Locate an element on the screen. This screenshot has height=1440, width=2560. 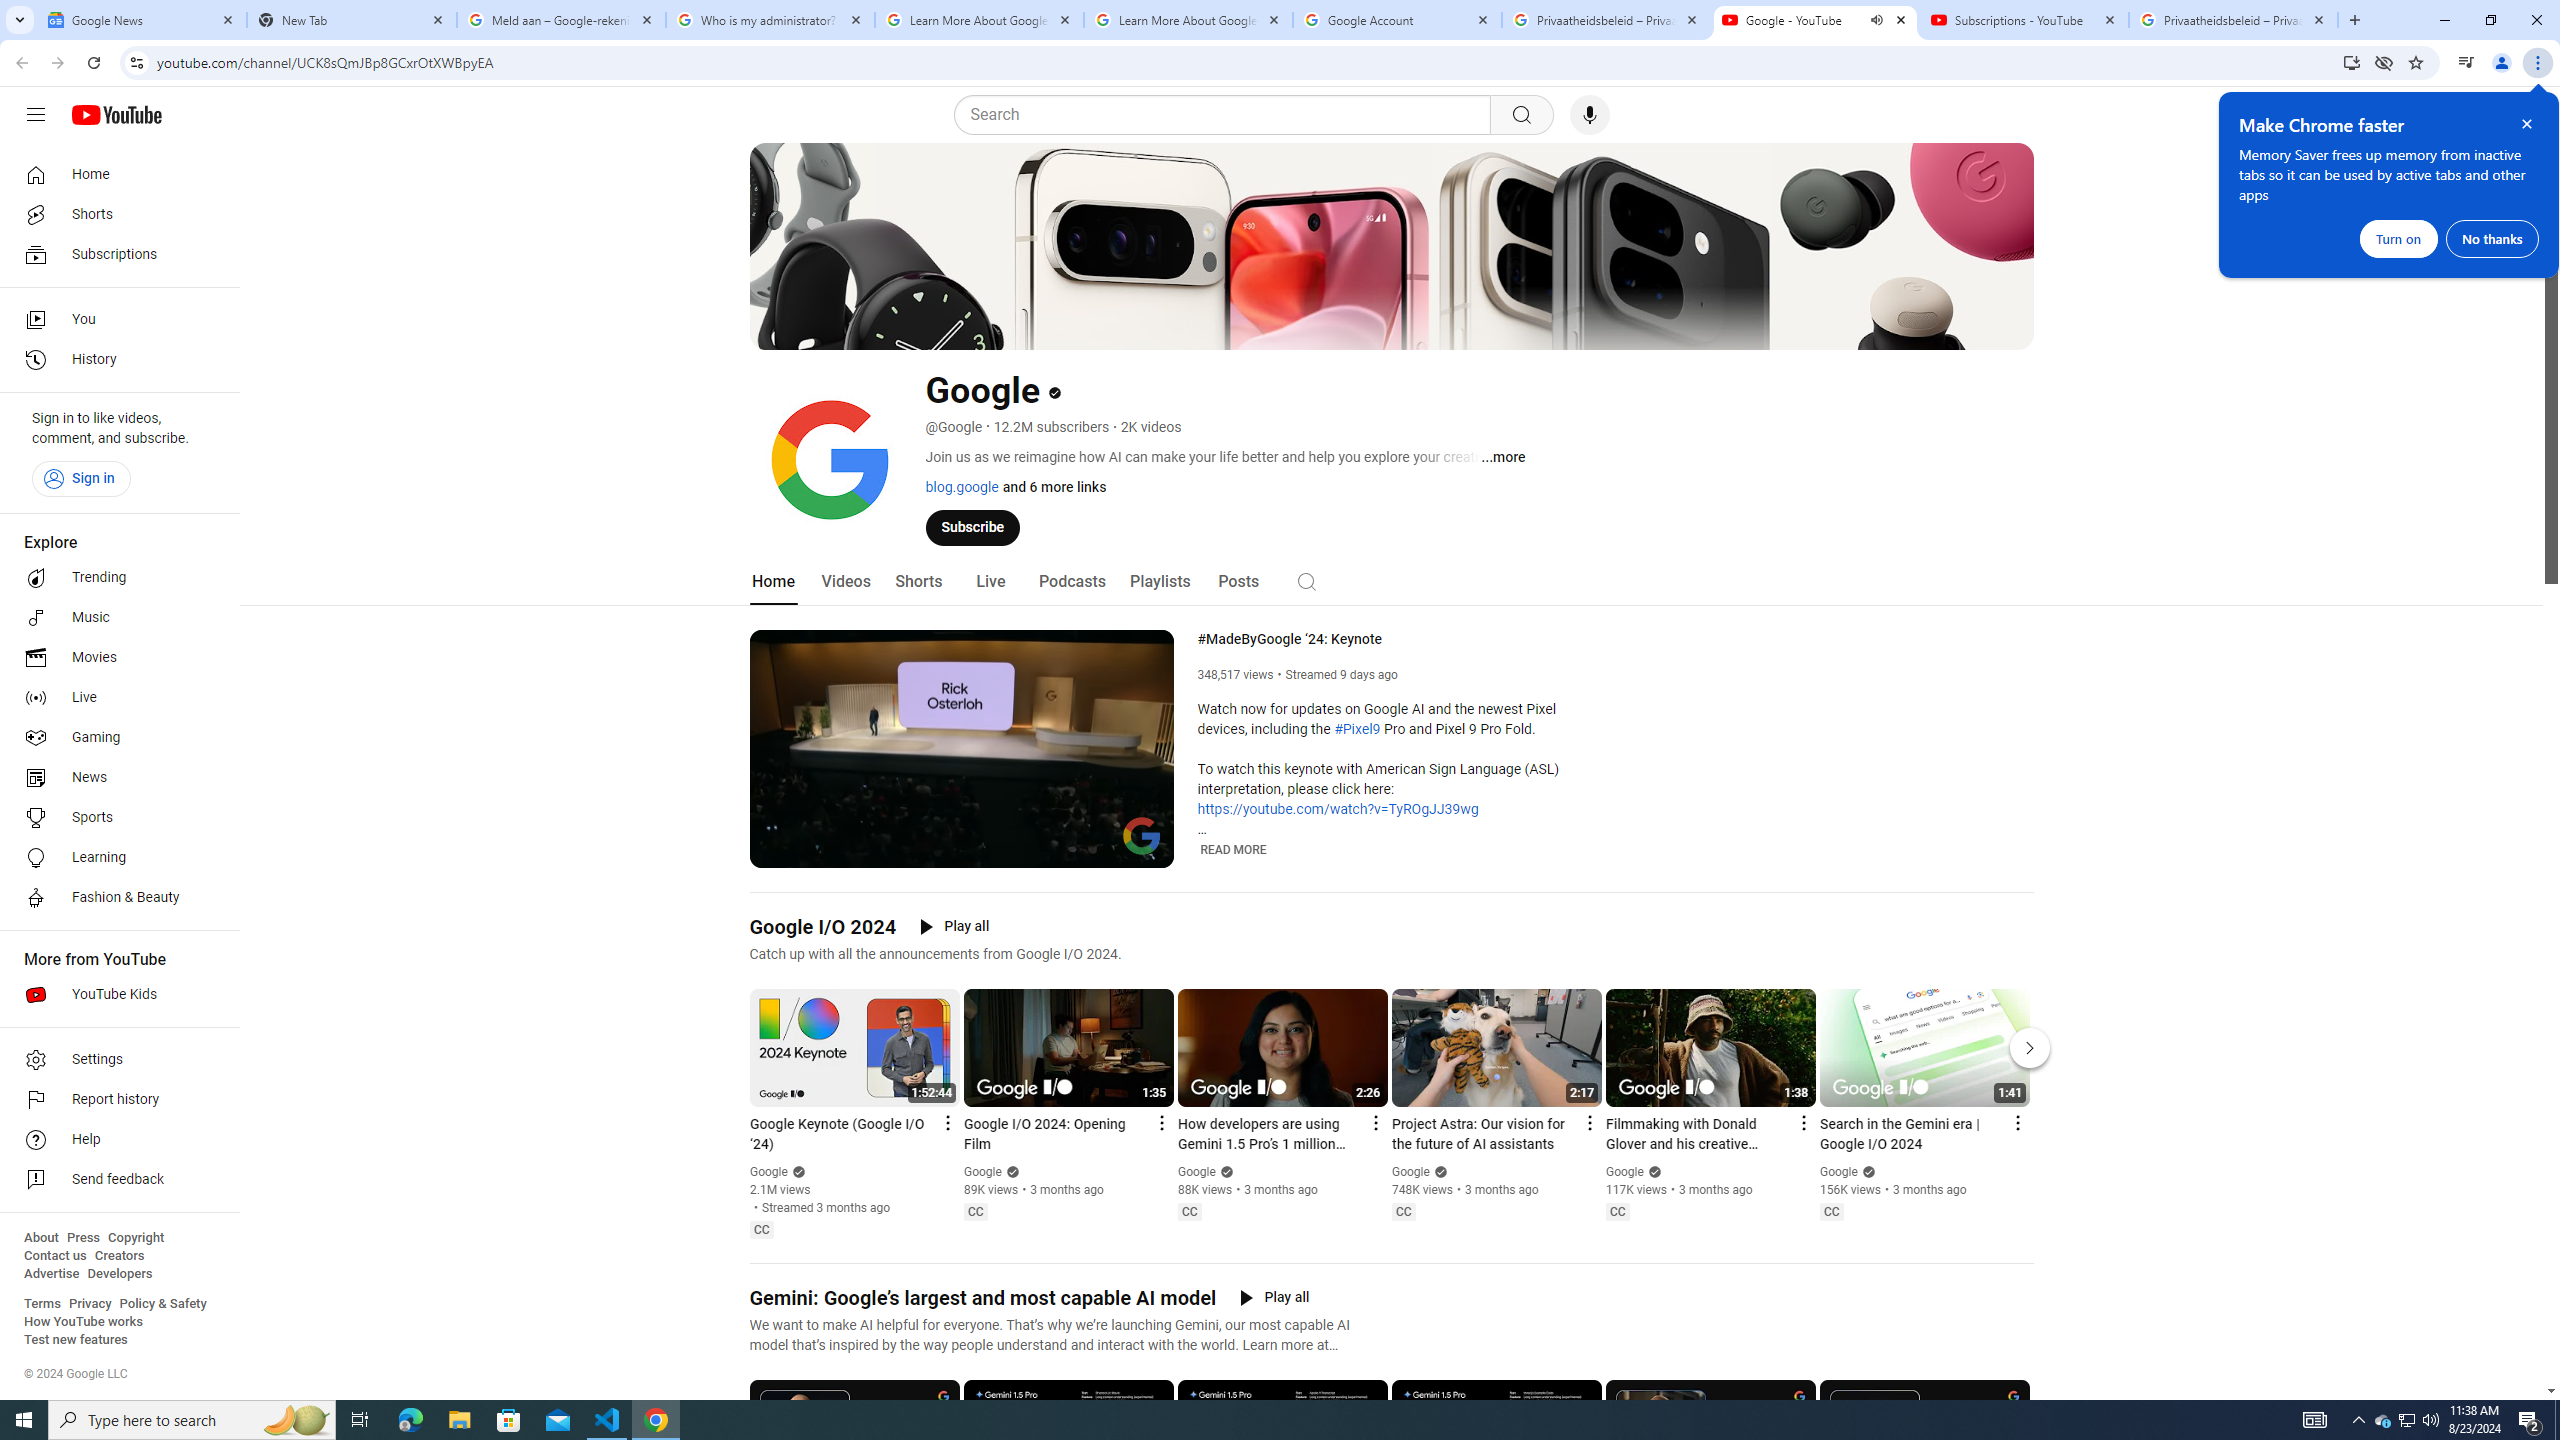
'Advertise' is located at coordinates (50, 1272).